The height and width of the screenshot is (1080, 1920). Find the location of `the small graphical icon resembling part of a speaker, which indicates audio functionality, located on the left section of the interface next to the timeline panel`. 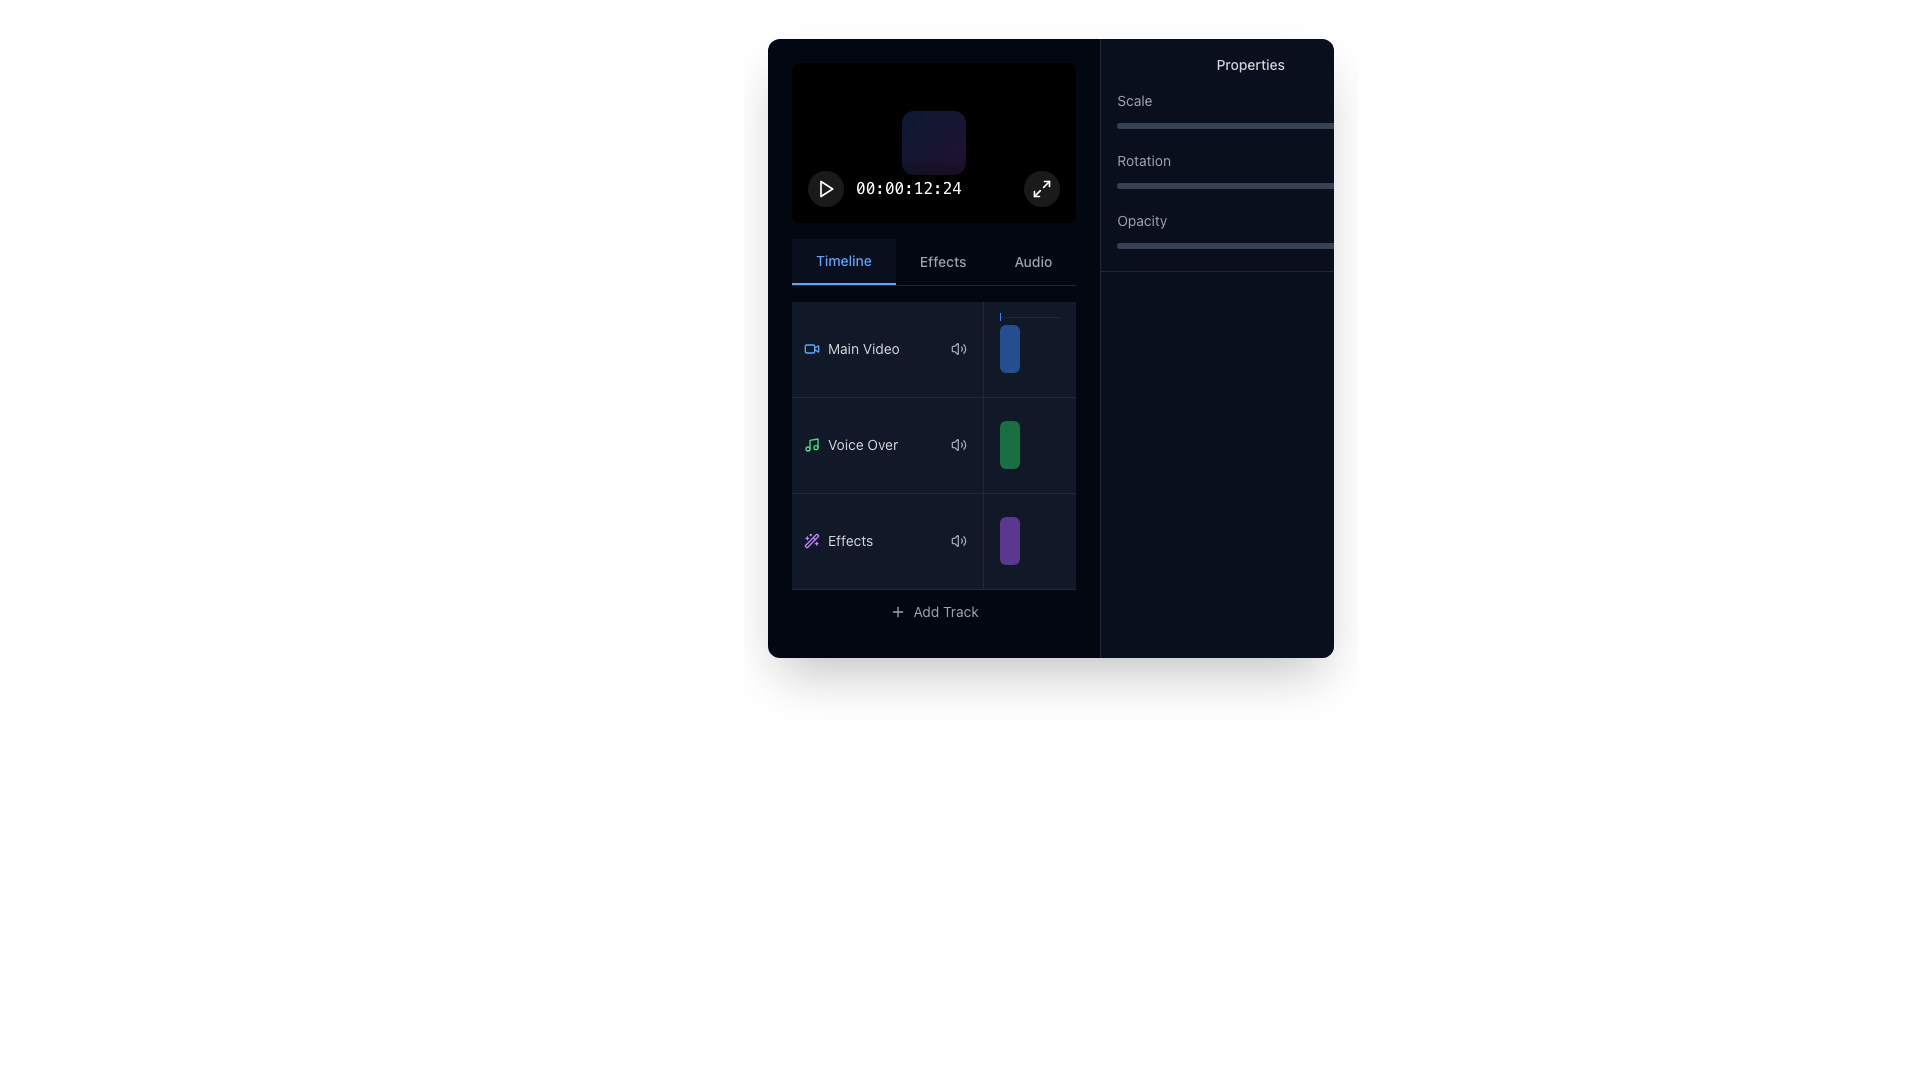

the small graphical icon resembling part of a speaker, which indicates audio functionality, located on the left section of the interface next to the timeline panel is located at coordinates (954, 444).